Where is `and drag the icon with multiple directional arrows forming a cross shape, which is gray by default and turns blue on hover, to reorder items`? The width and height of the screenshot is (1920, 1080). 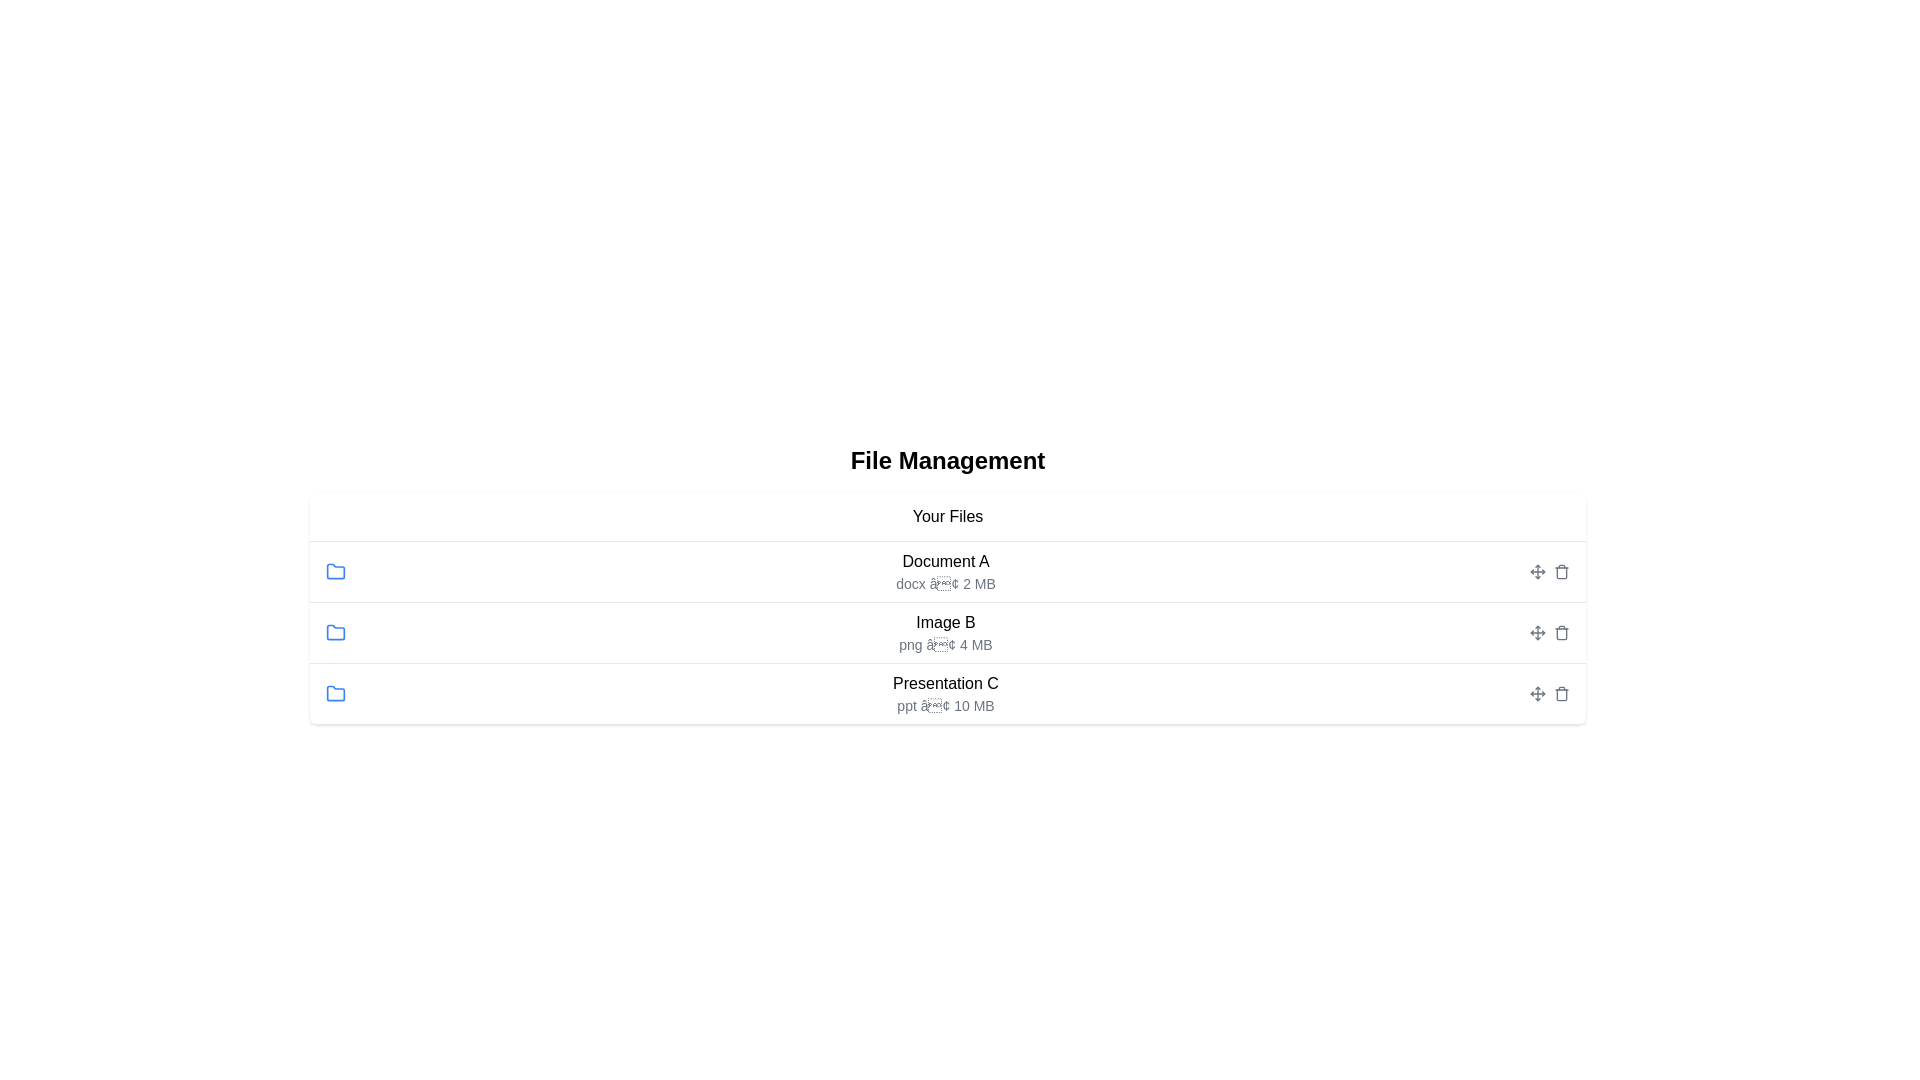 and drag the icon with multiple directional arrows forming a cross shape, which is gray by default and turns blue on hover, to reorder items is located at coordinates (1536, 571).